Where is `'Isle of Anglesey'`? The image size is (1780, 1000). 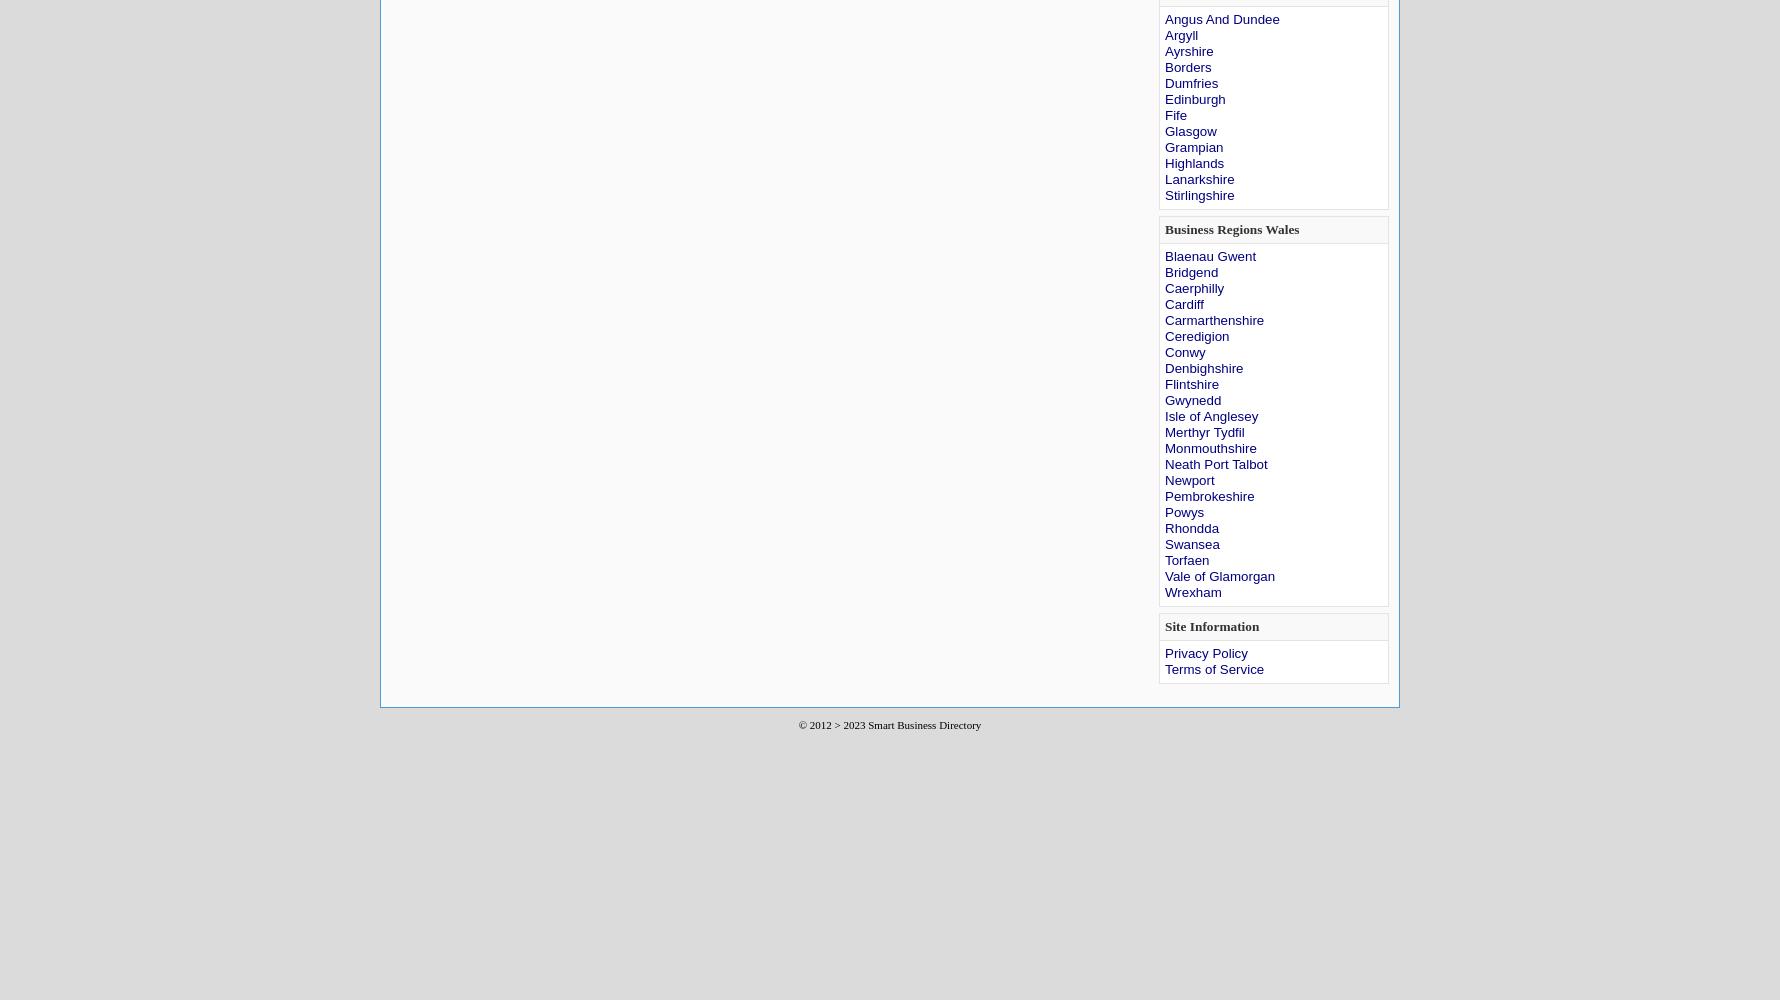
'Isle of Anglesey' is located at coordinates (1211, 416).